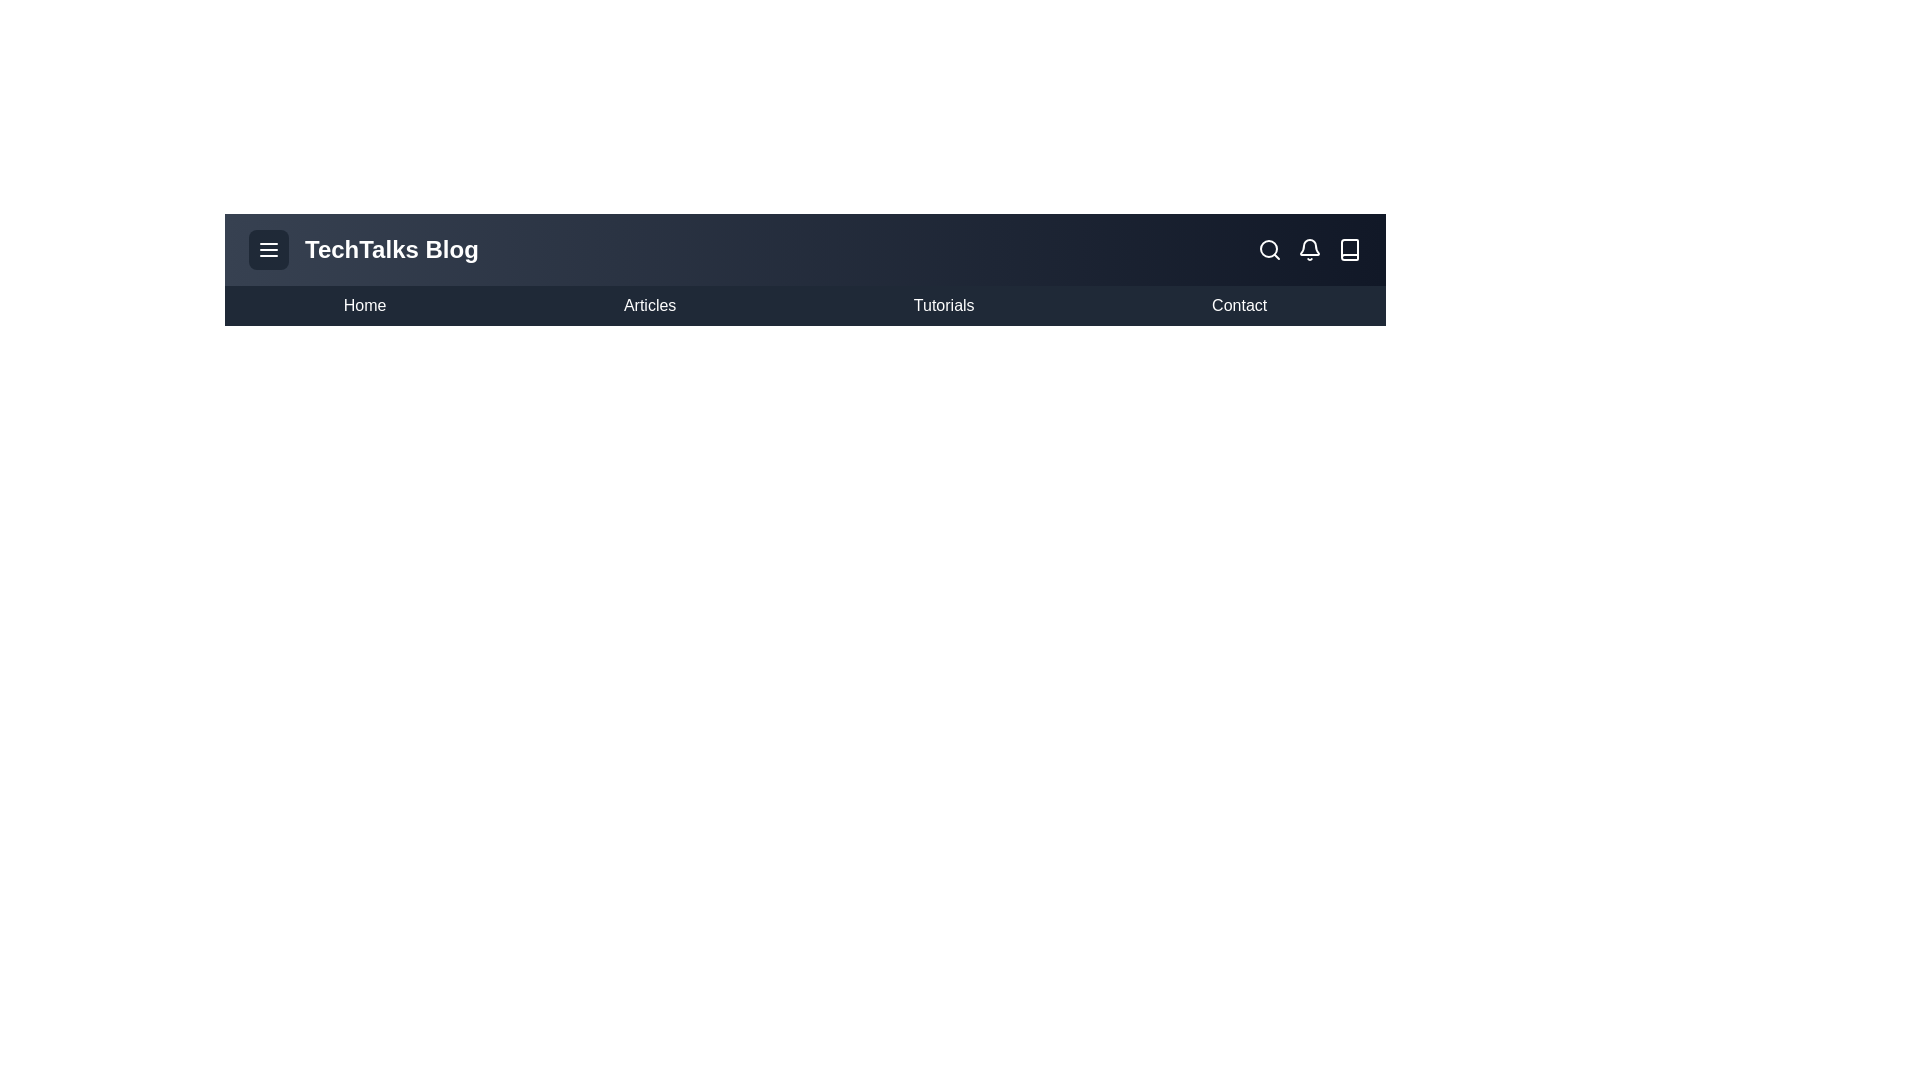 Image resolution: width=1920 pixels, height=1080 pixels. I want to click on the menu item Articles from the BlogAppBar, so click(649, 305).